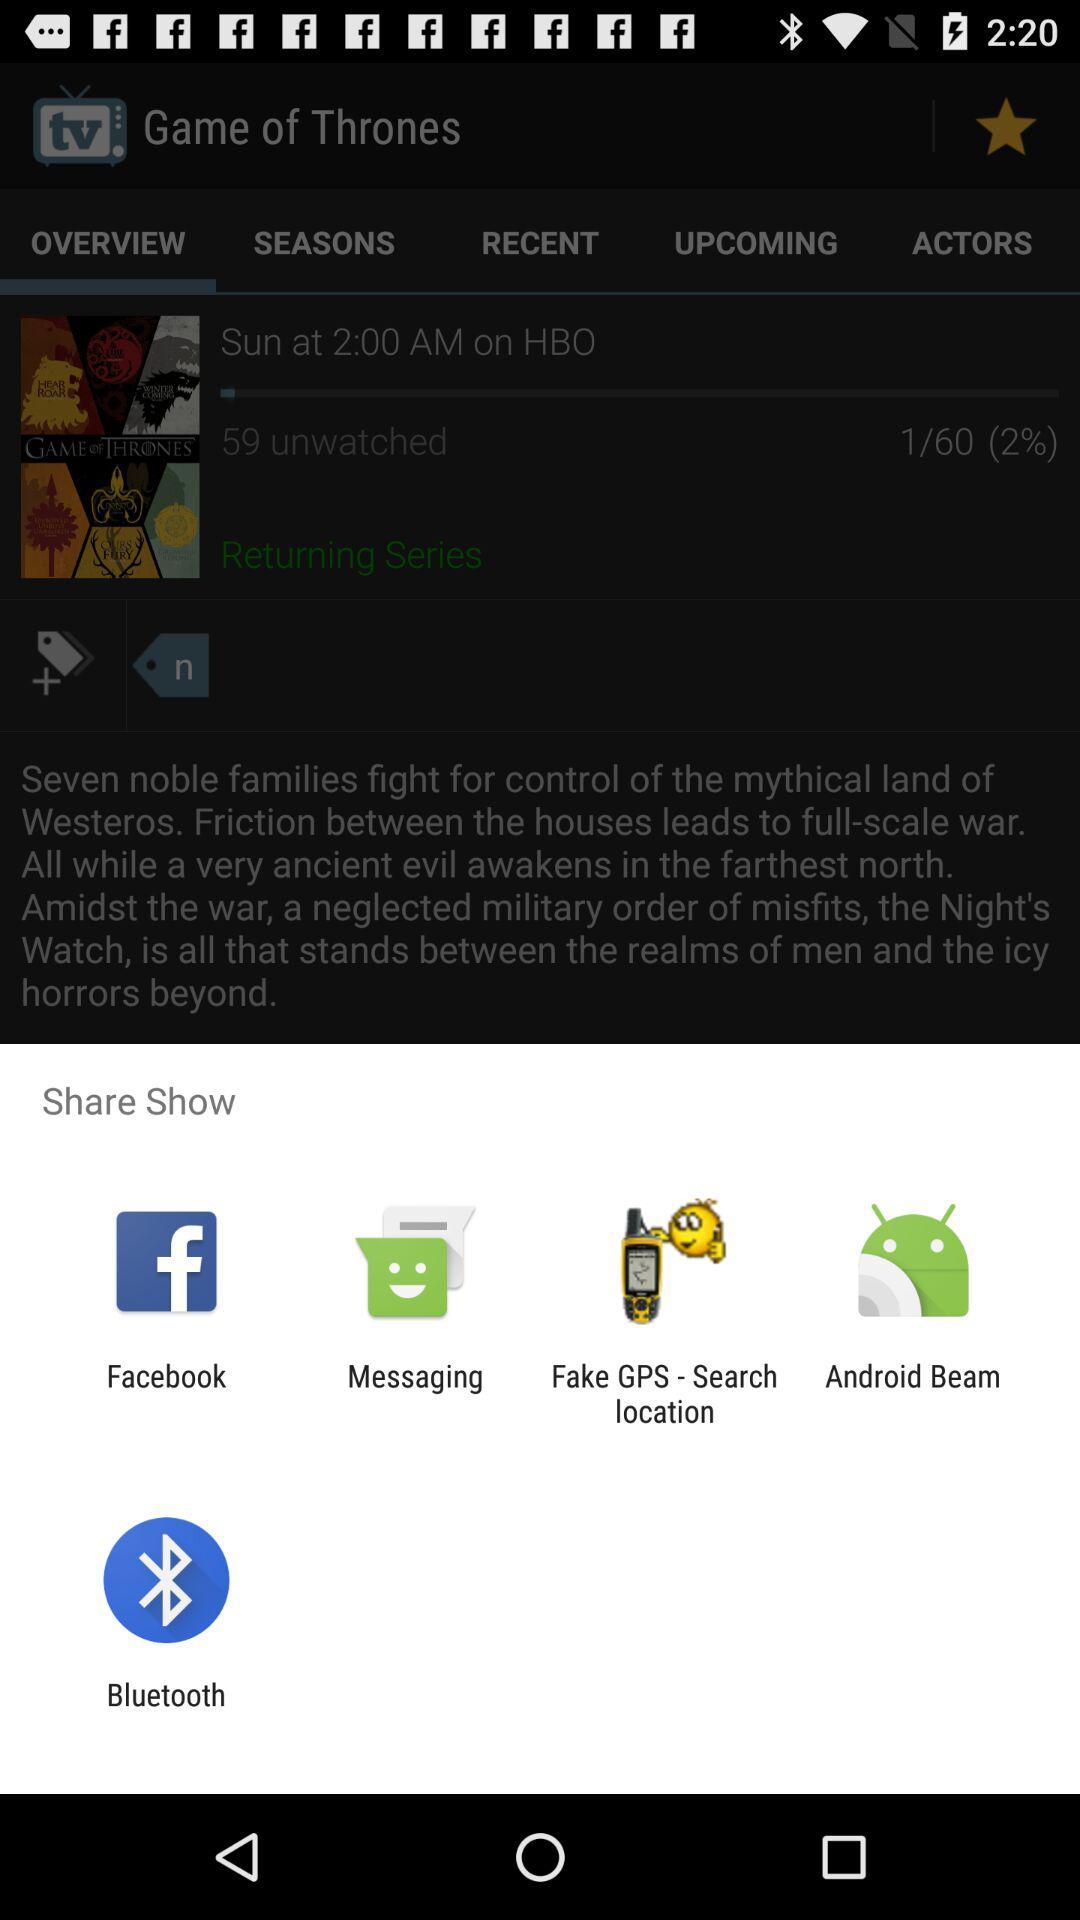 This screenshot has height=1920, width=1080. I want to click on app next to the fake gps search item, so click(913, 1392).